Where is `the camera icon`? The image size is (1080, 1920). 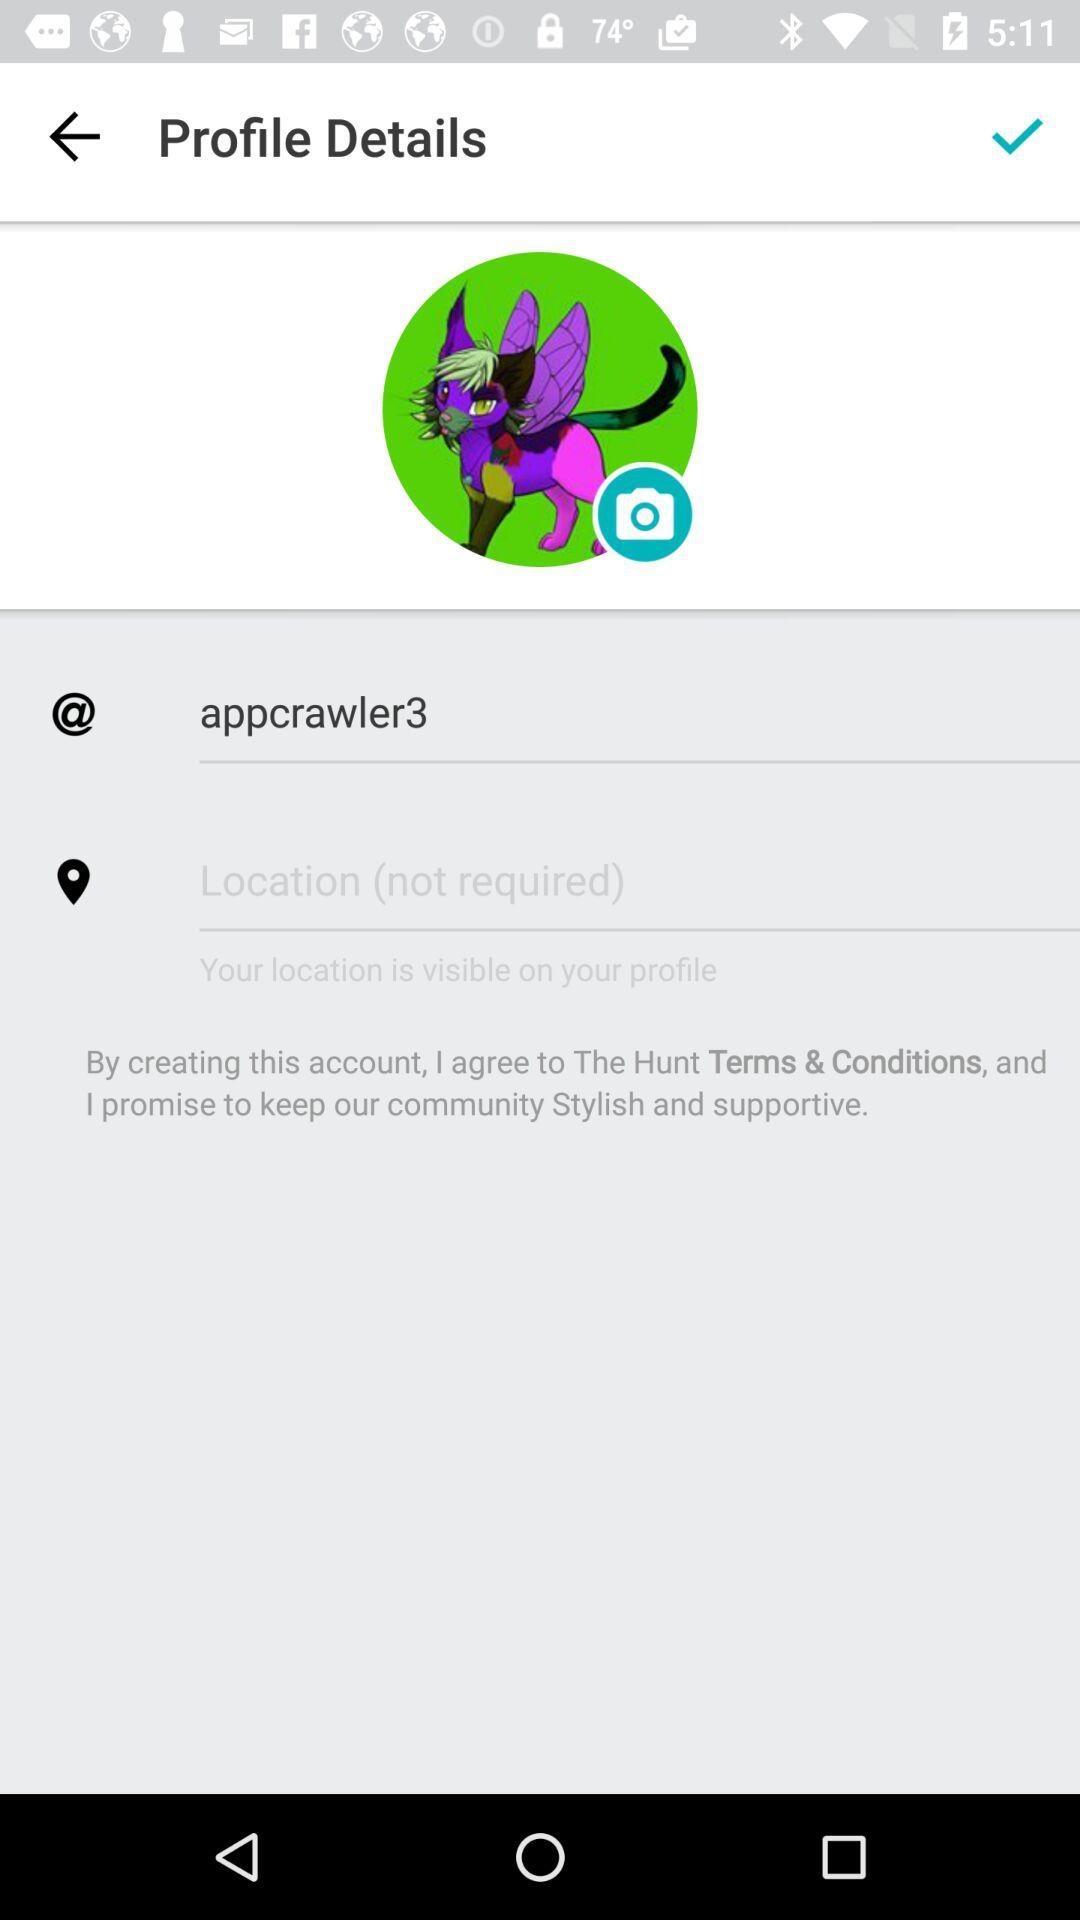
the camera icon is located at coordinates (645, 514).